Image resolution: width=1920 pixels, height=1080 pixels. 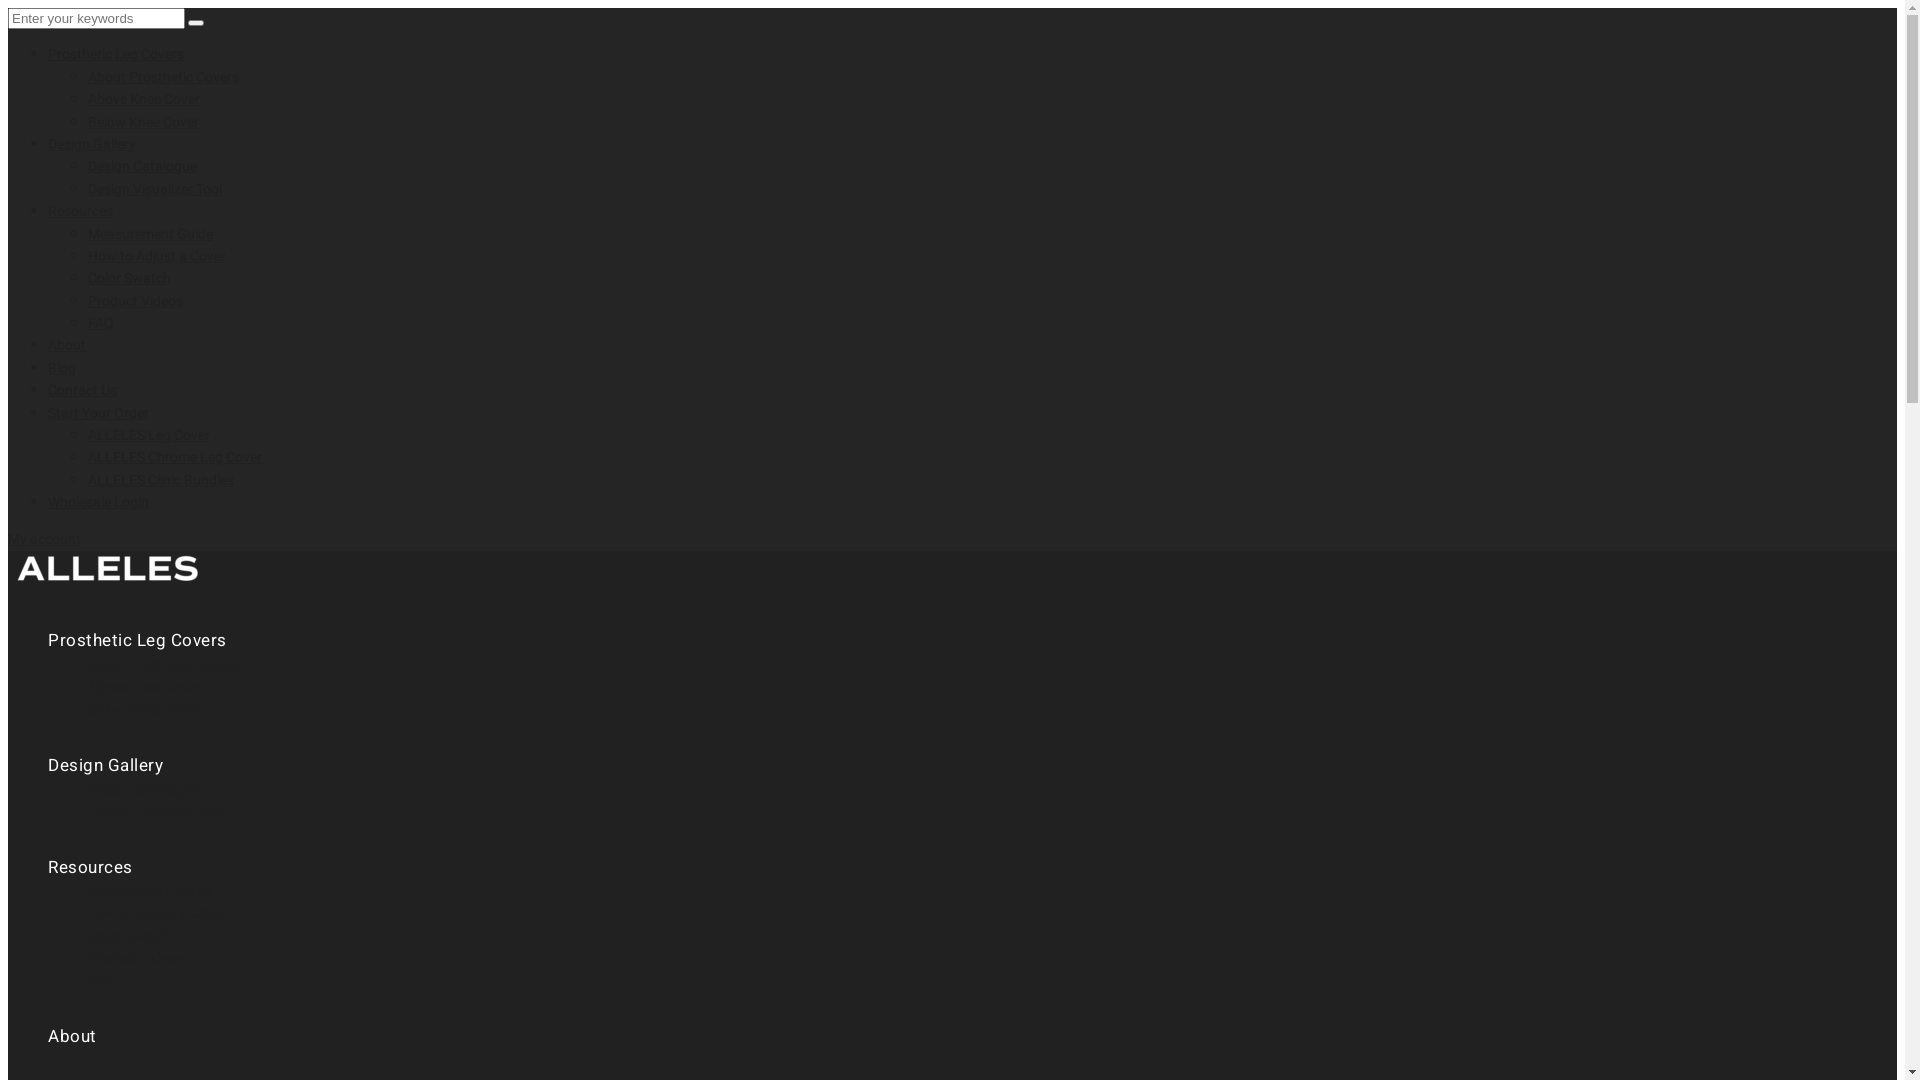 What do you see at coordinates (97, 501) in the screenshot?
I see `'Wholesale Login'` at bounding box center [97, 501].